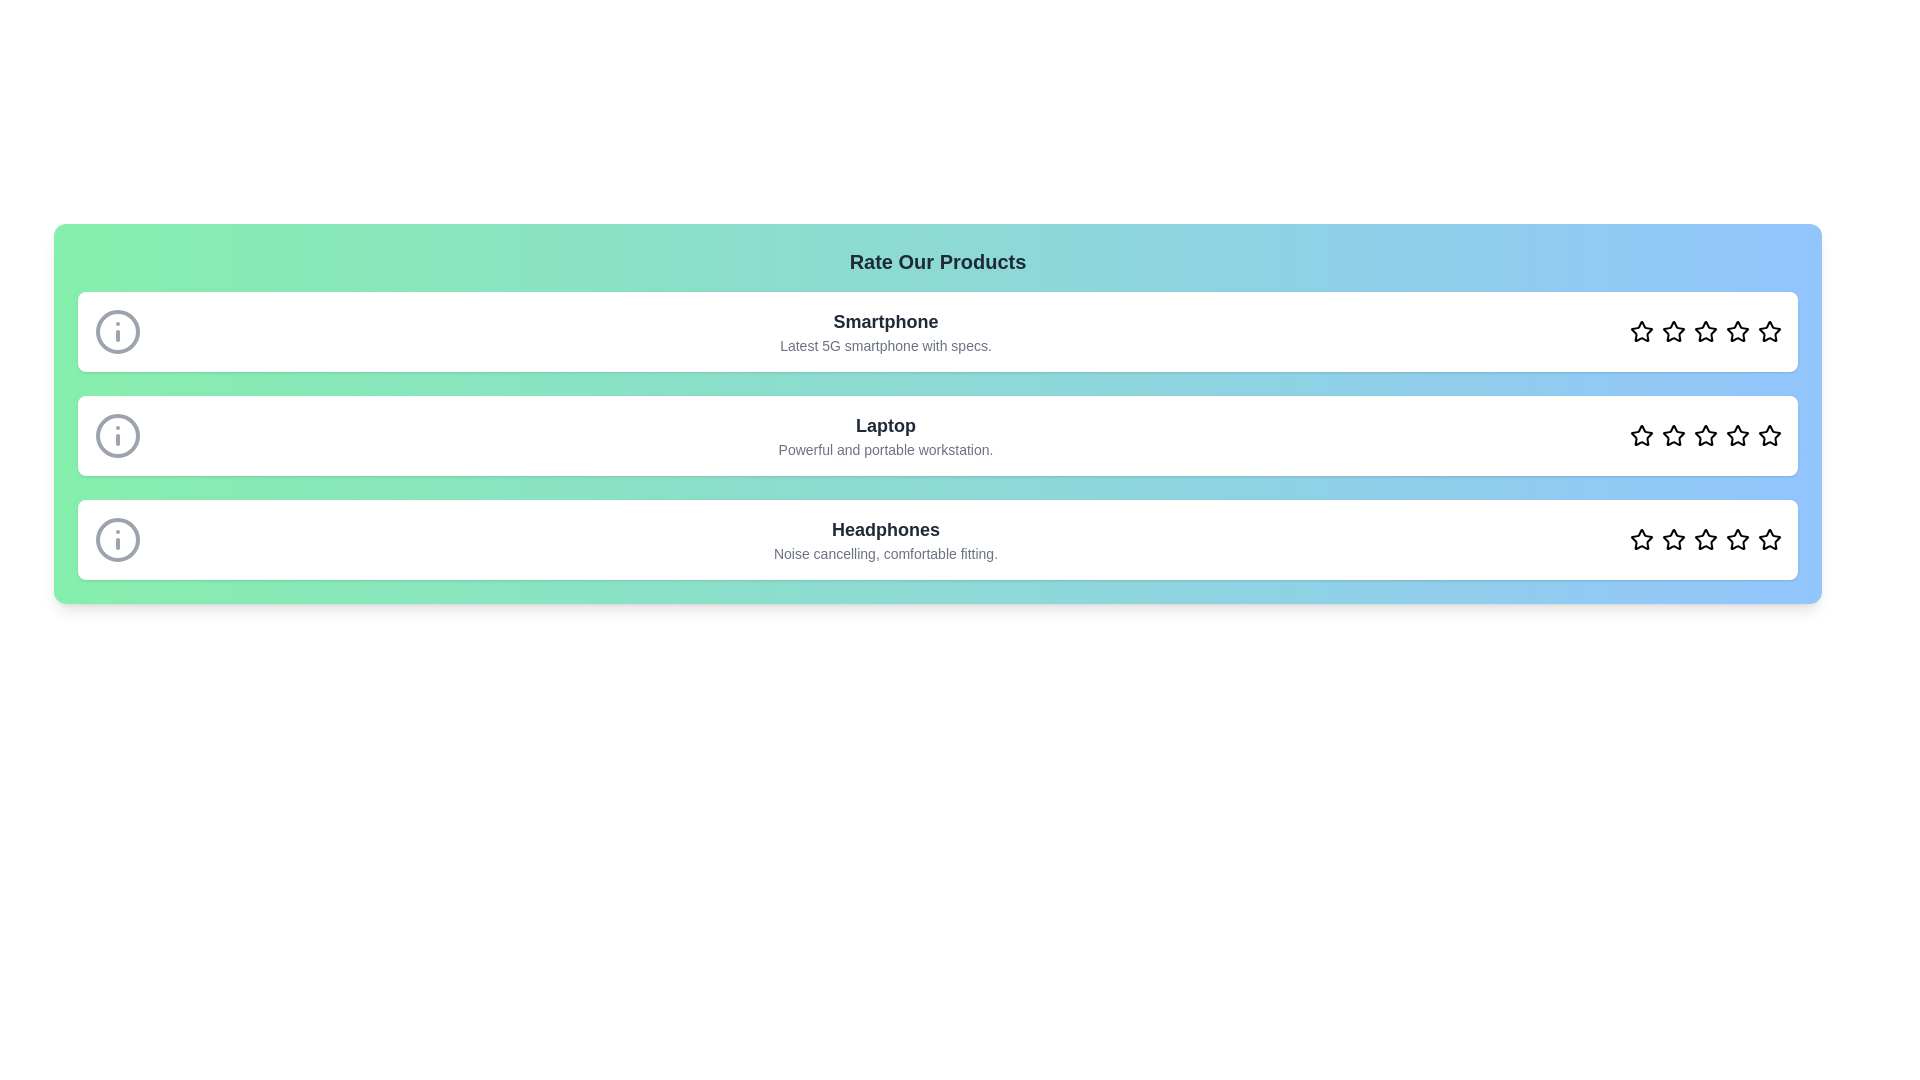 Image resolution: width=1920 pixels, height=1080 pixels. What do you see at coordinates (1704, 434) in the screenshot?
I see `the fourth star icon in the rating system` at bounding box center [1704, 434].